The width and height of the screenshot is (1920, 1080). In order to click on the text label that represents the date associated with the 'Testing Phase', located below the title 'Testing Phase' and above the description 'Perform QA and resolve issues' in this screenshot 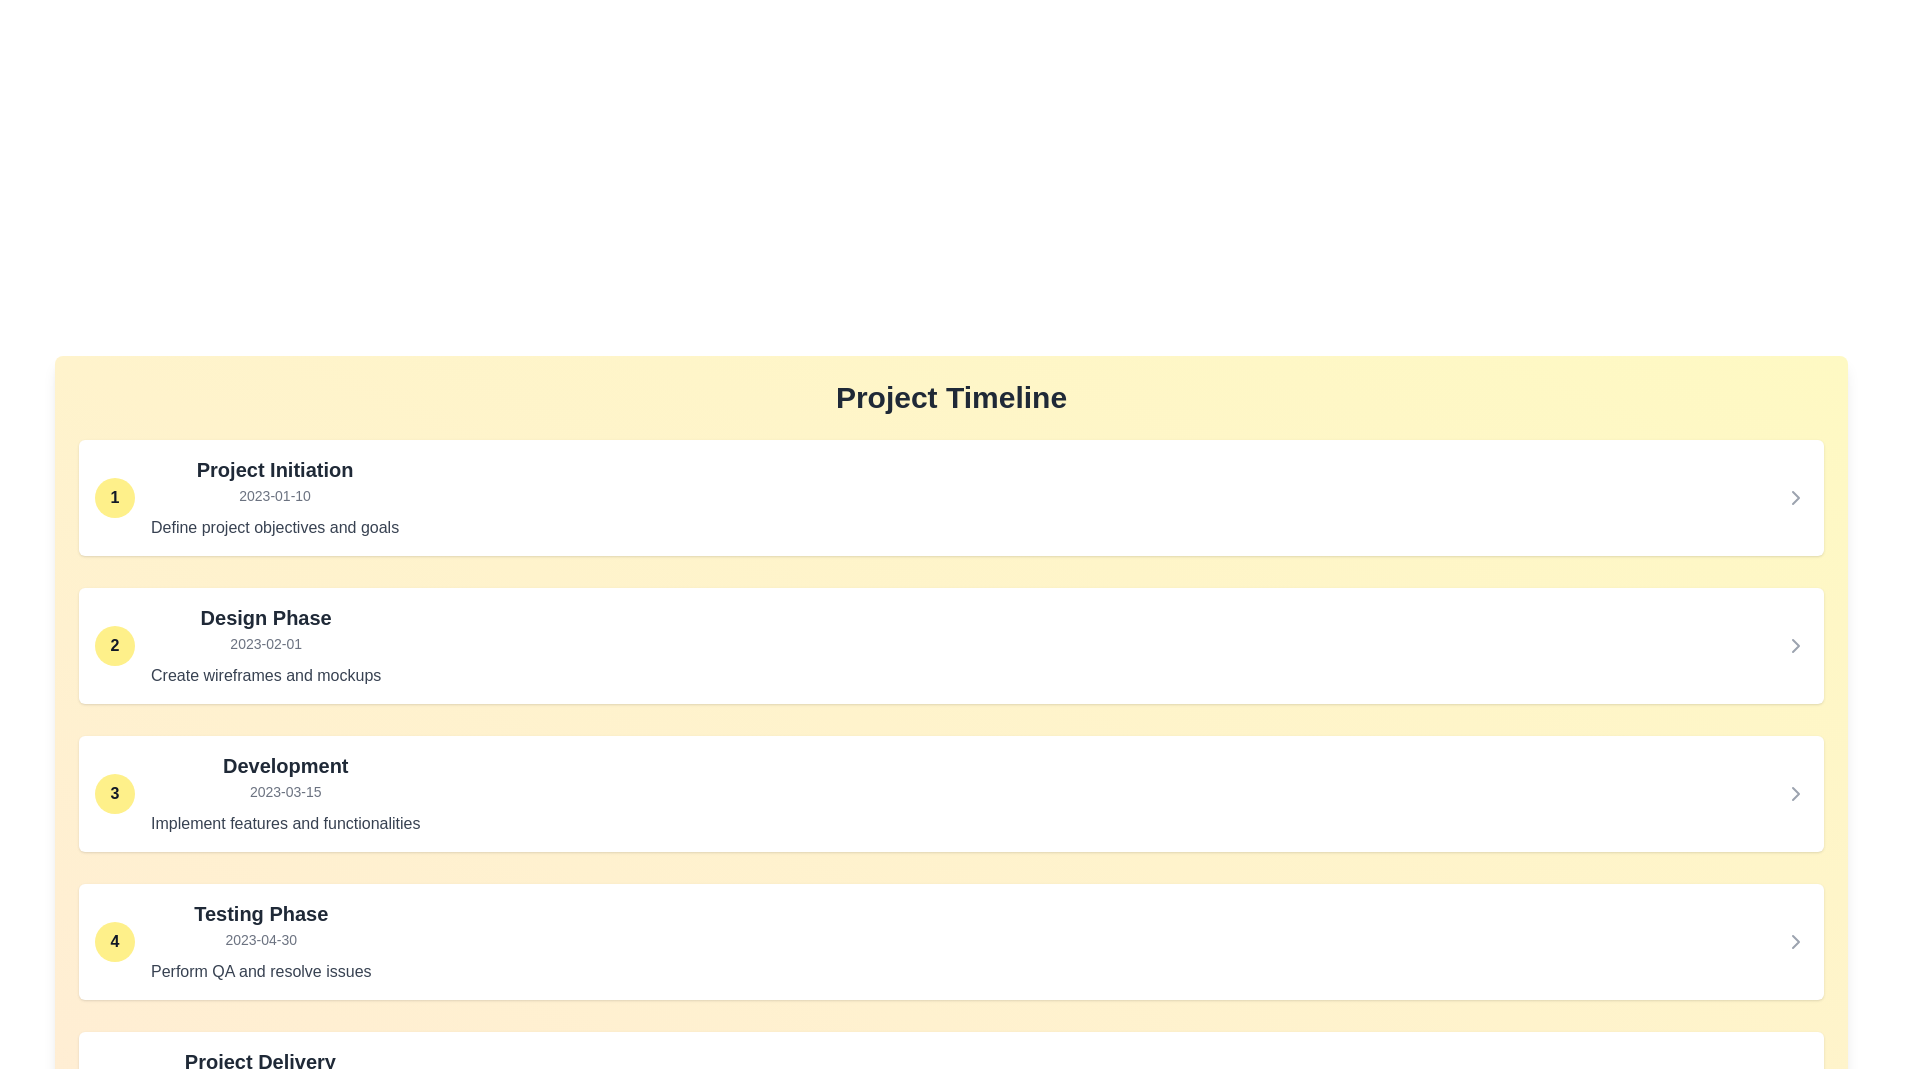, I will do `click(260, 940)`.